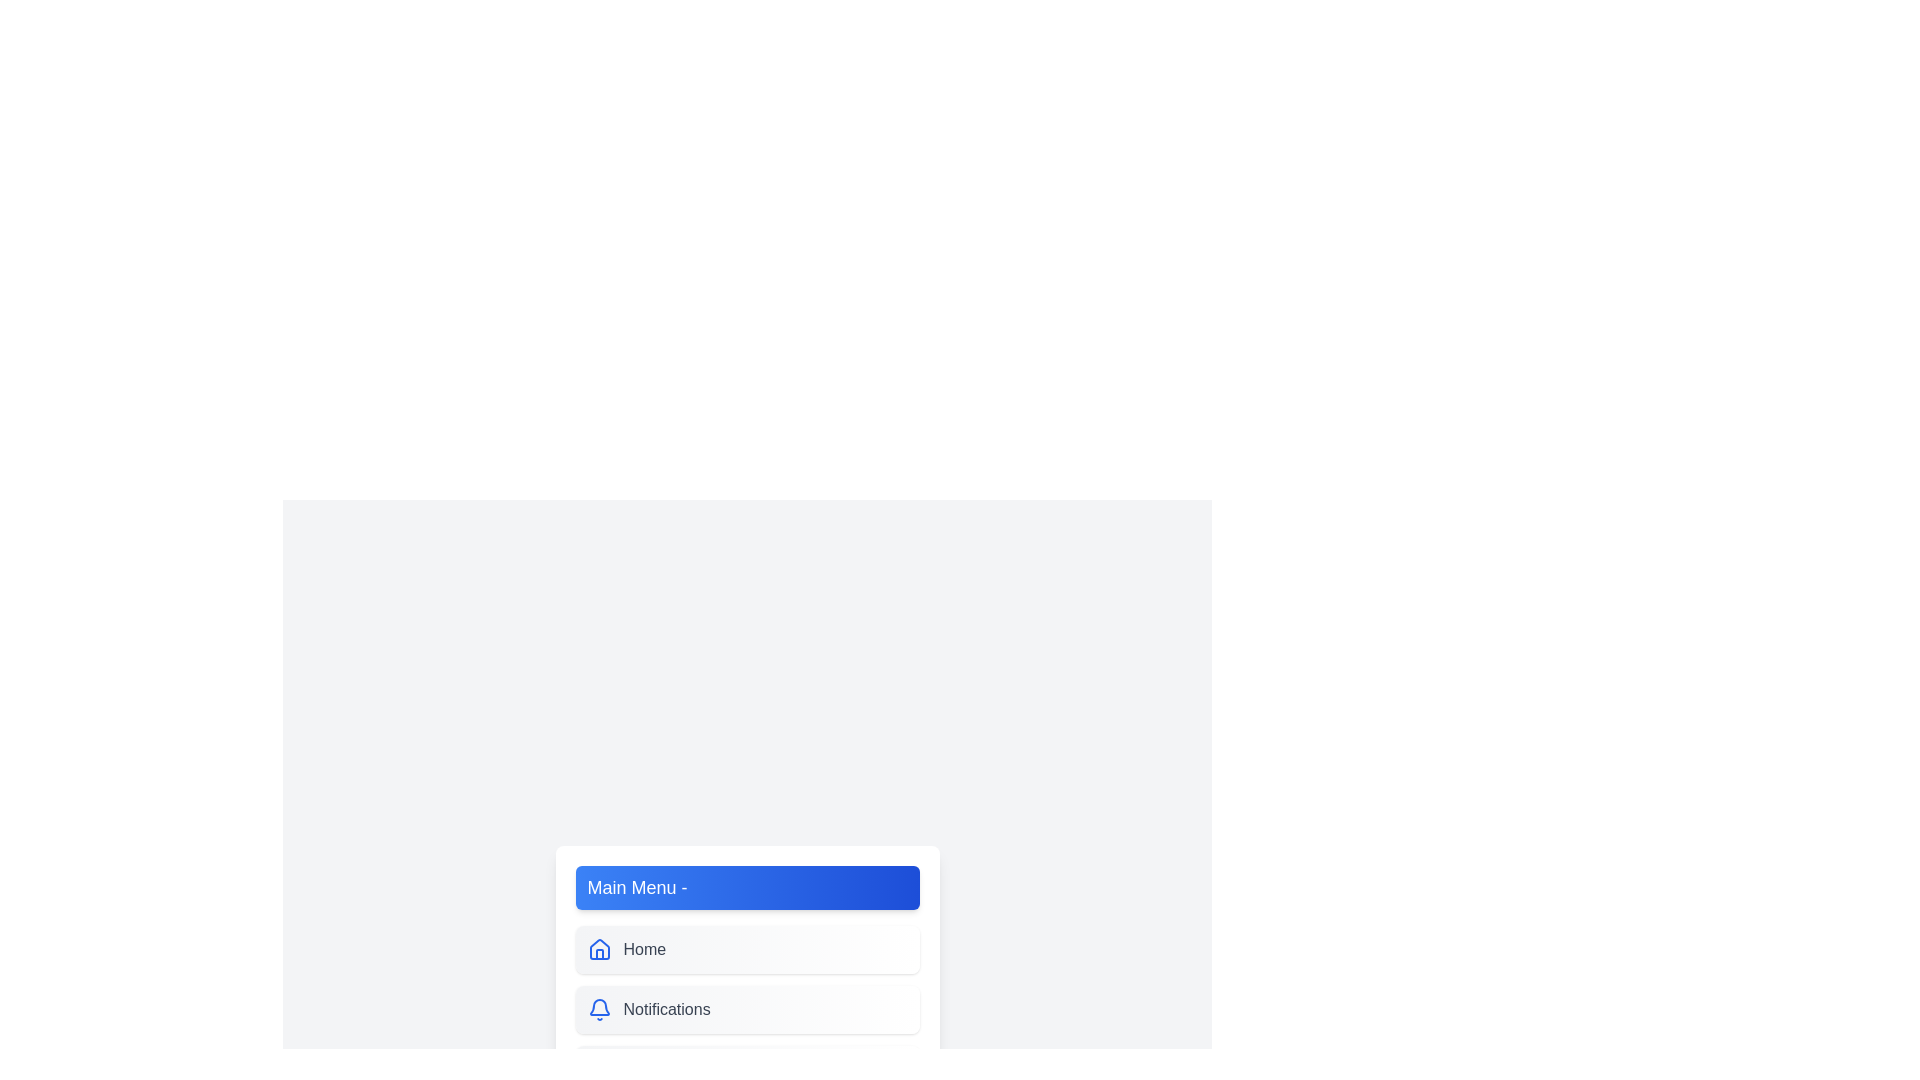 The image size is (1920, 1080). Describe the element at coordinates (746, 886) in the screenshot. I see `the main menu button to toggle the menu visibility` at that location.